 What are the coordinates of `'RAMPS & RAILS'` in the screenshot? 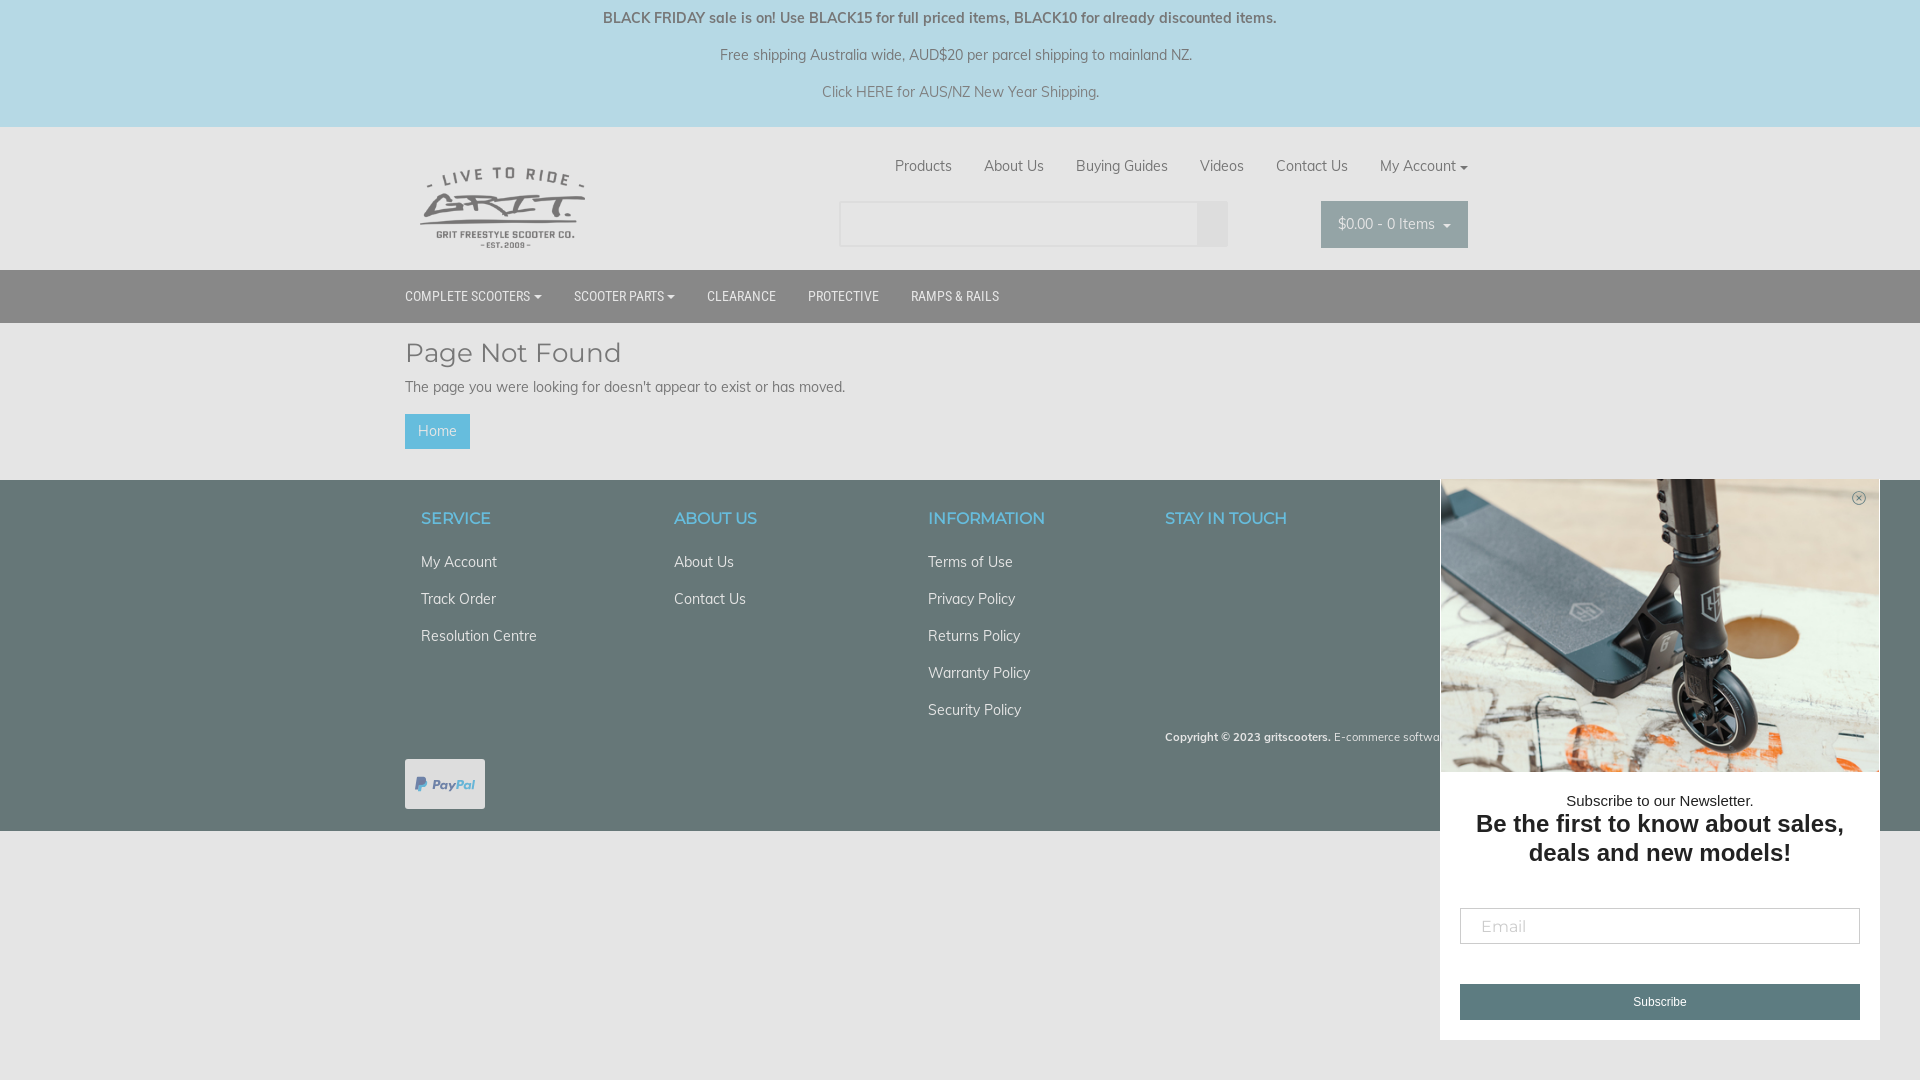 It's located at (954, 296).